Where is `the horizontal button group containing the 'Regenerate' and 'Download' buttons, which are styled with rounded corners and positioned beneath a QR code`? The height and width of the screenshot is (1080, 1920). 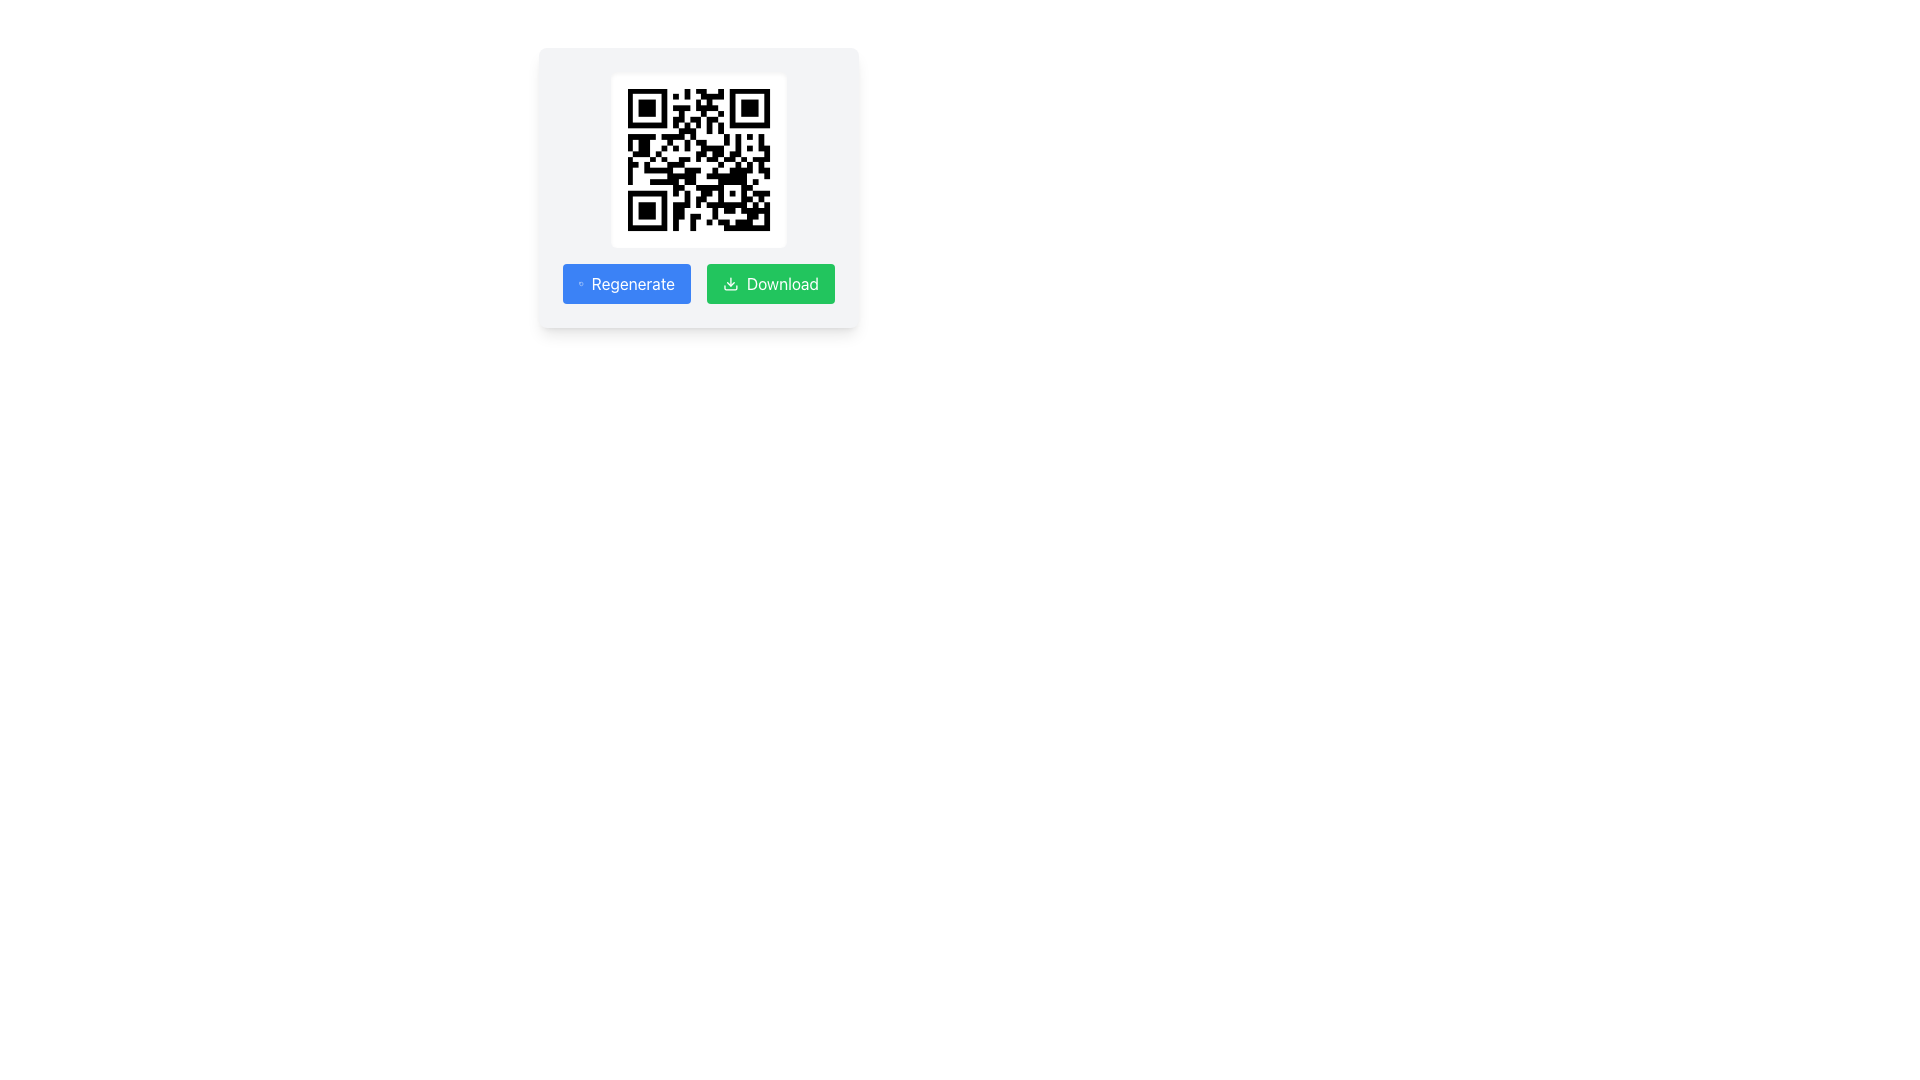
the horizontal button group containing the 'Regenerate' and 'Download' buttons, which are styled with rounded corners and positioned beneath a QR code is located at coordinates (699, 284).